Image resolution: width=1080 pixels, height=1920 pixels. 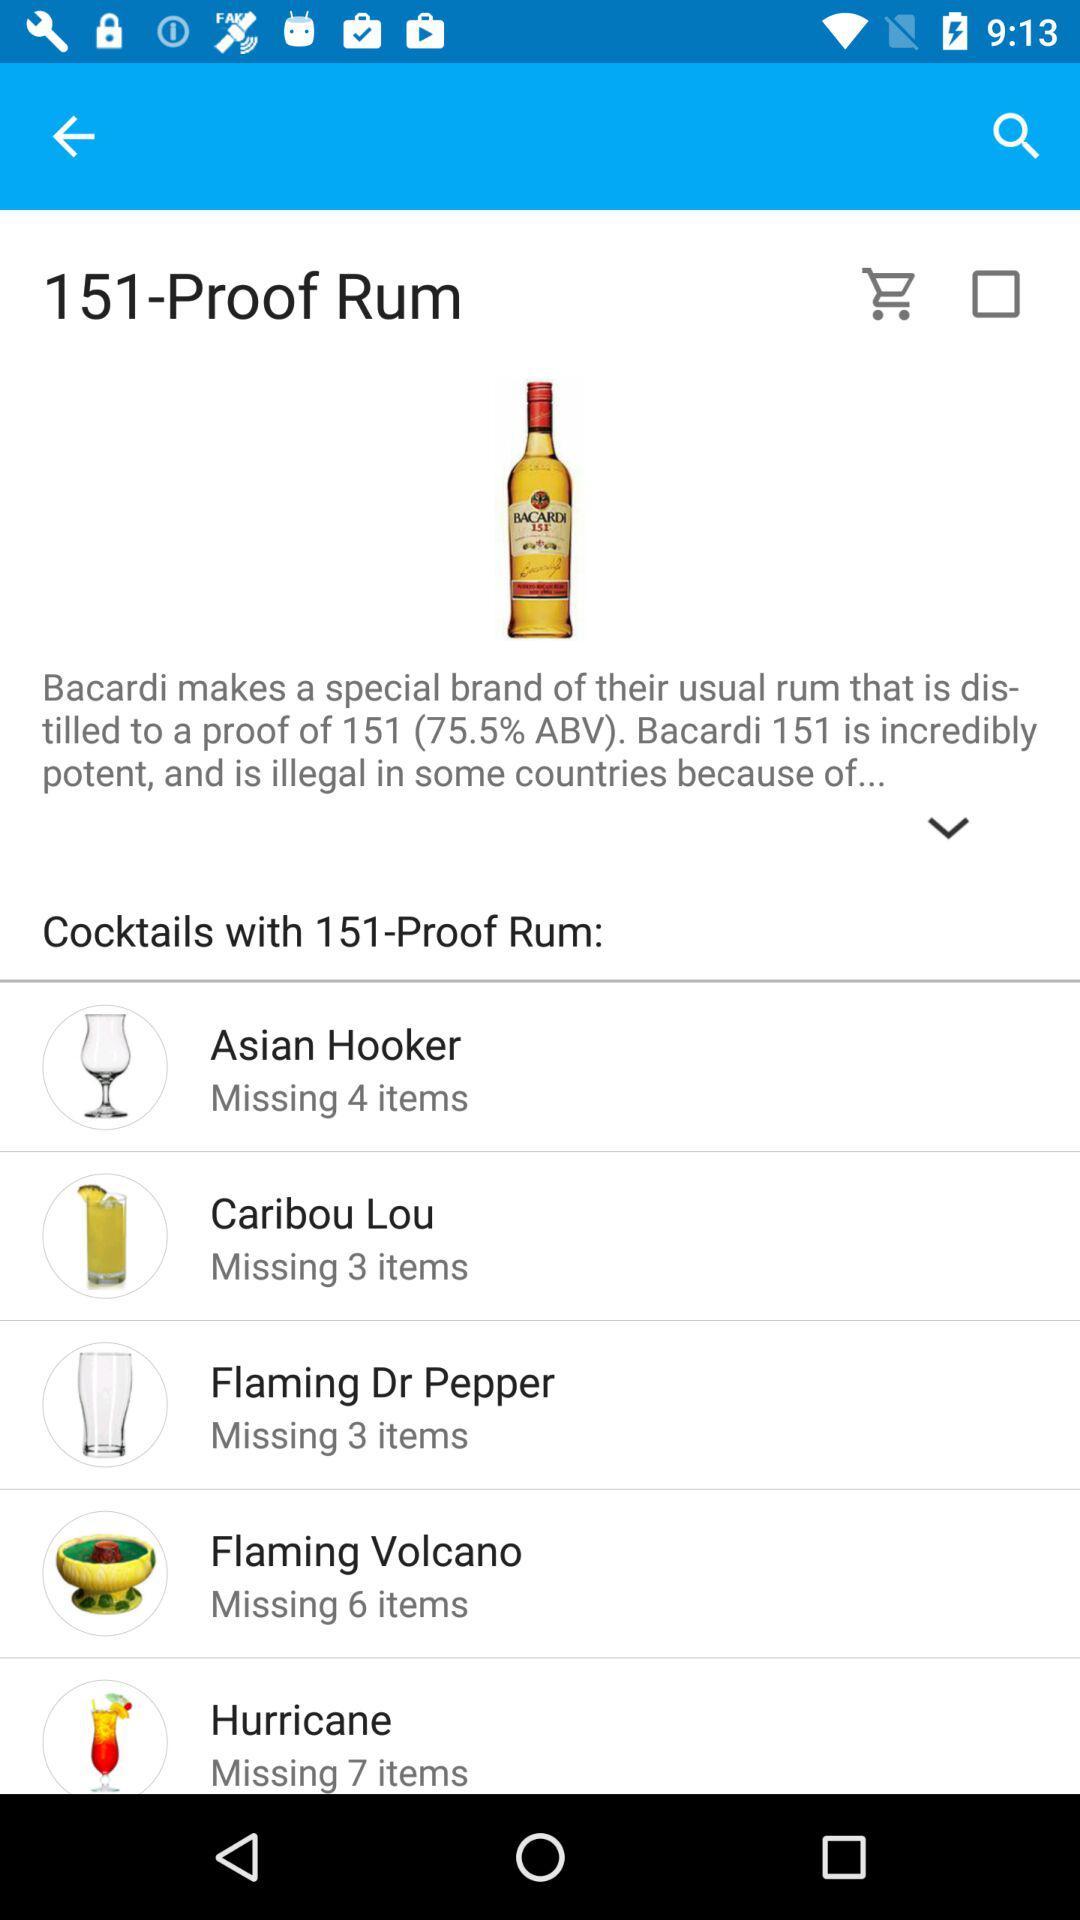 I want to click on zoom image, so click(x=538, y=509).